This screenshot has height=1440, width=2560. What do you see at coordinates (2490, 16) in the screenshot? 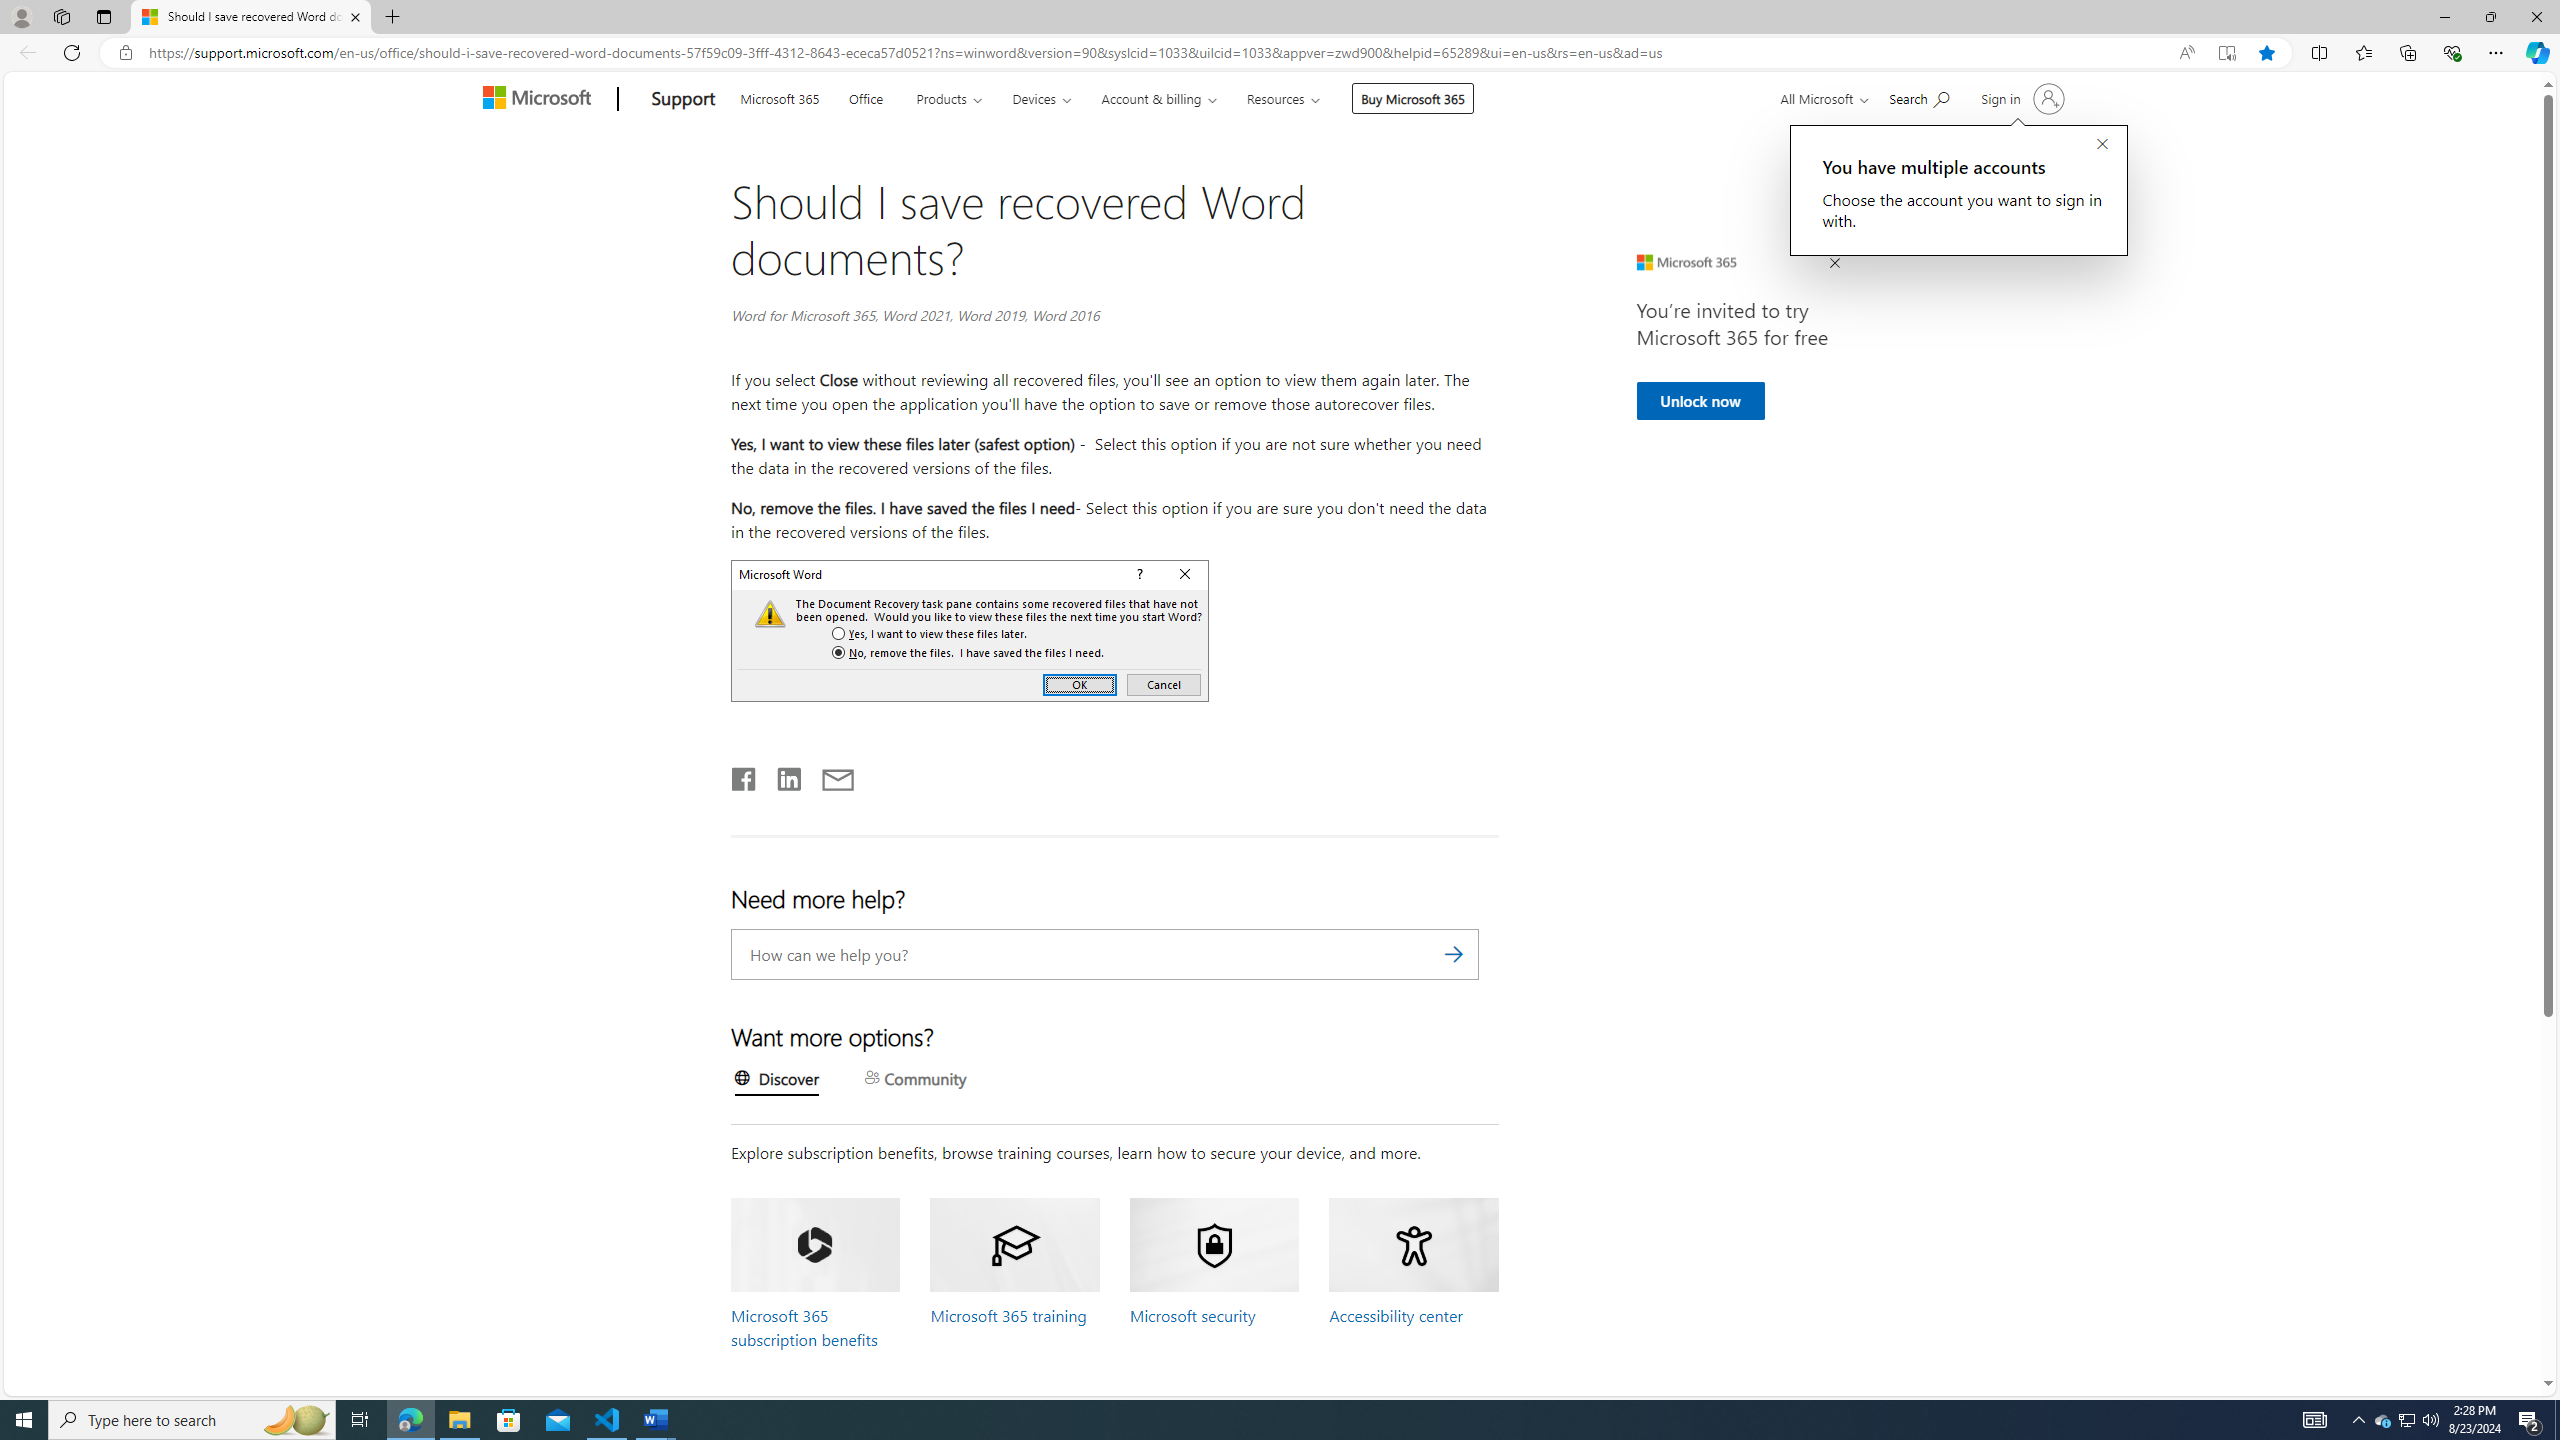
I see `'Restore'` at bounding box center [2490, 16].